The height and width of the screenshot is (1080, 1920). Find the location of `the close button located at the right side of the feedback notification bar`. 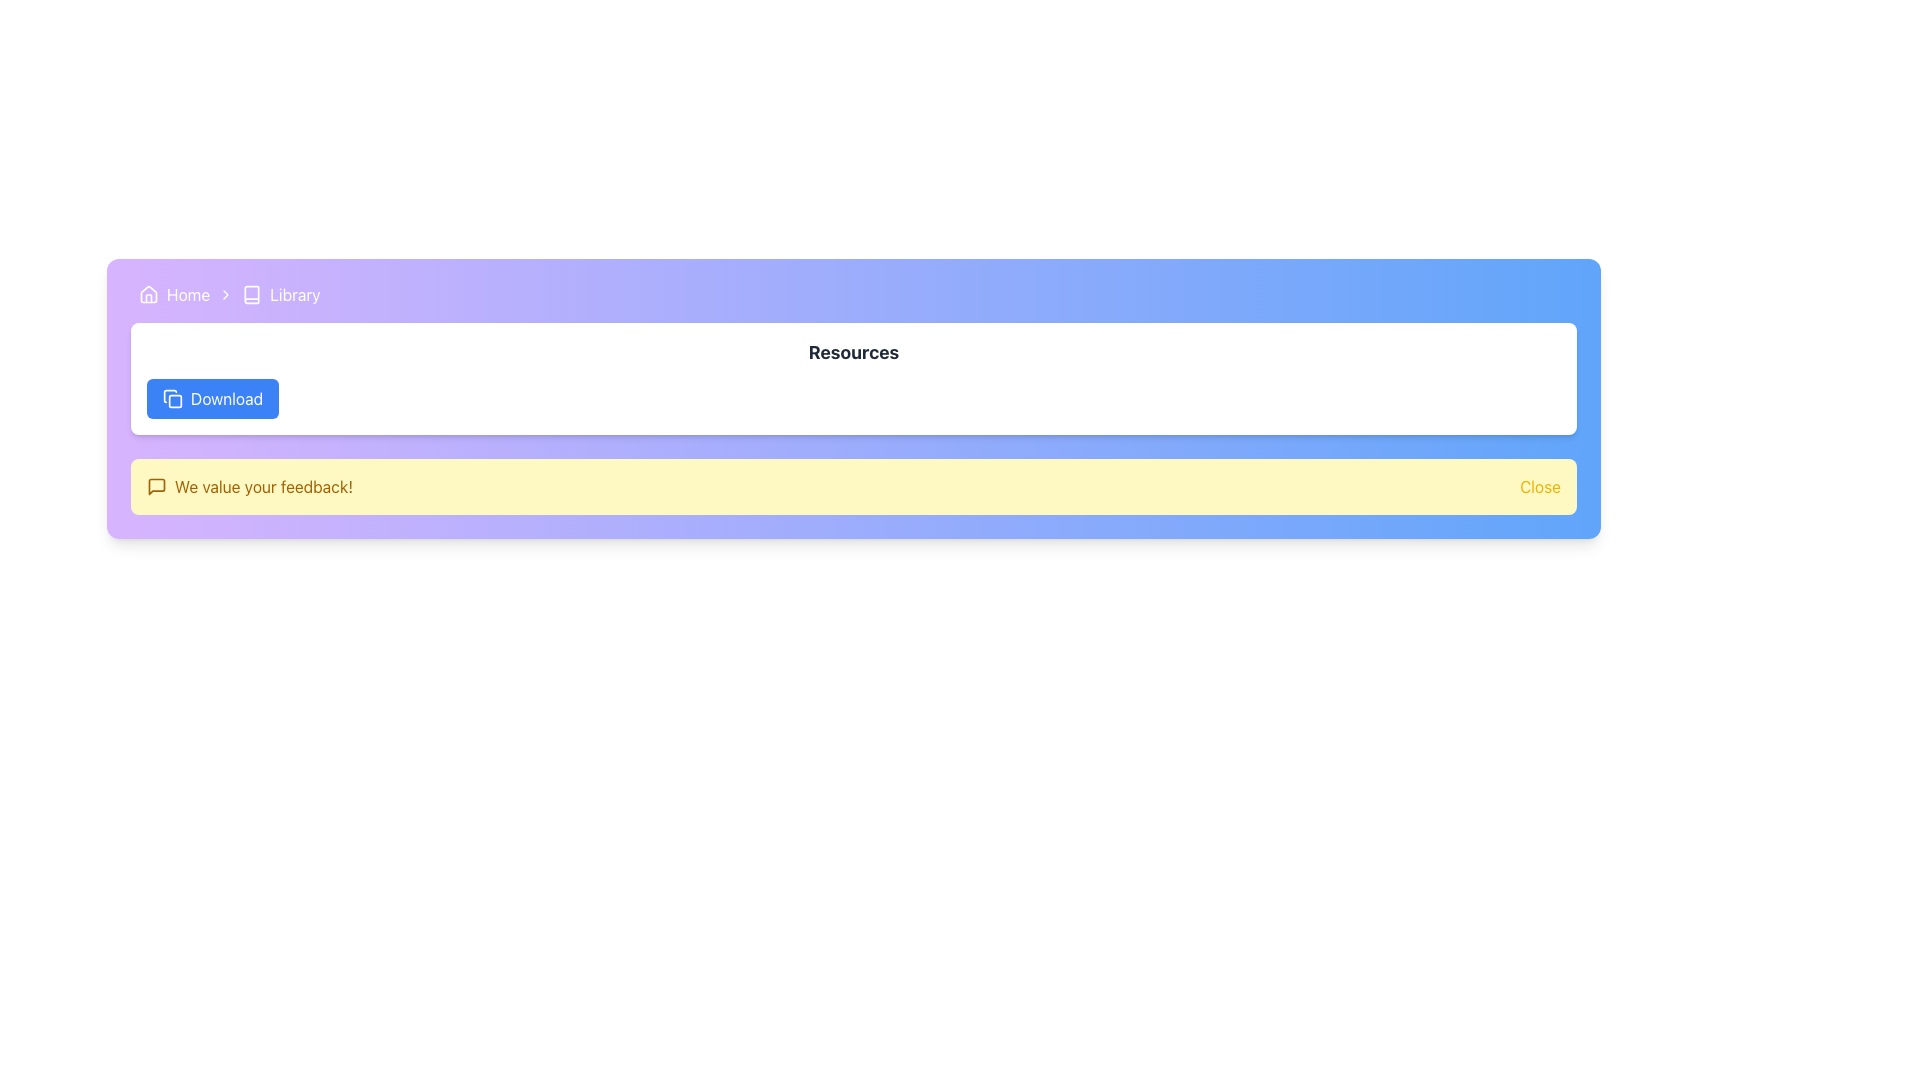

the close button located at the right side of the feedback notification bar is located at coordinates (1539, 486).